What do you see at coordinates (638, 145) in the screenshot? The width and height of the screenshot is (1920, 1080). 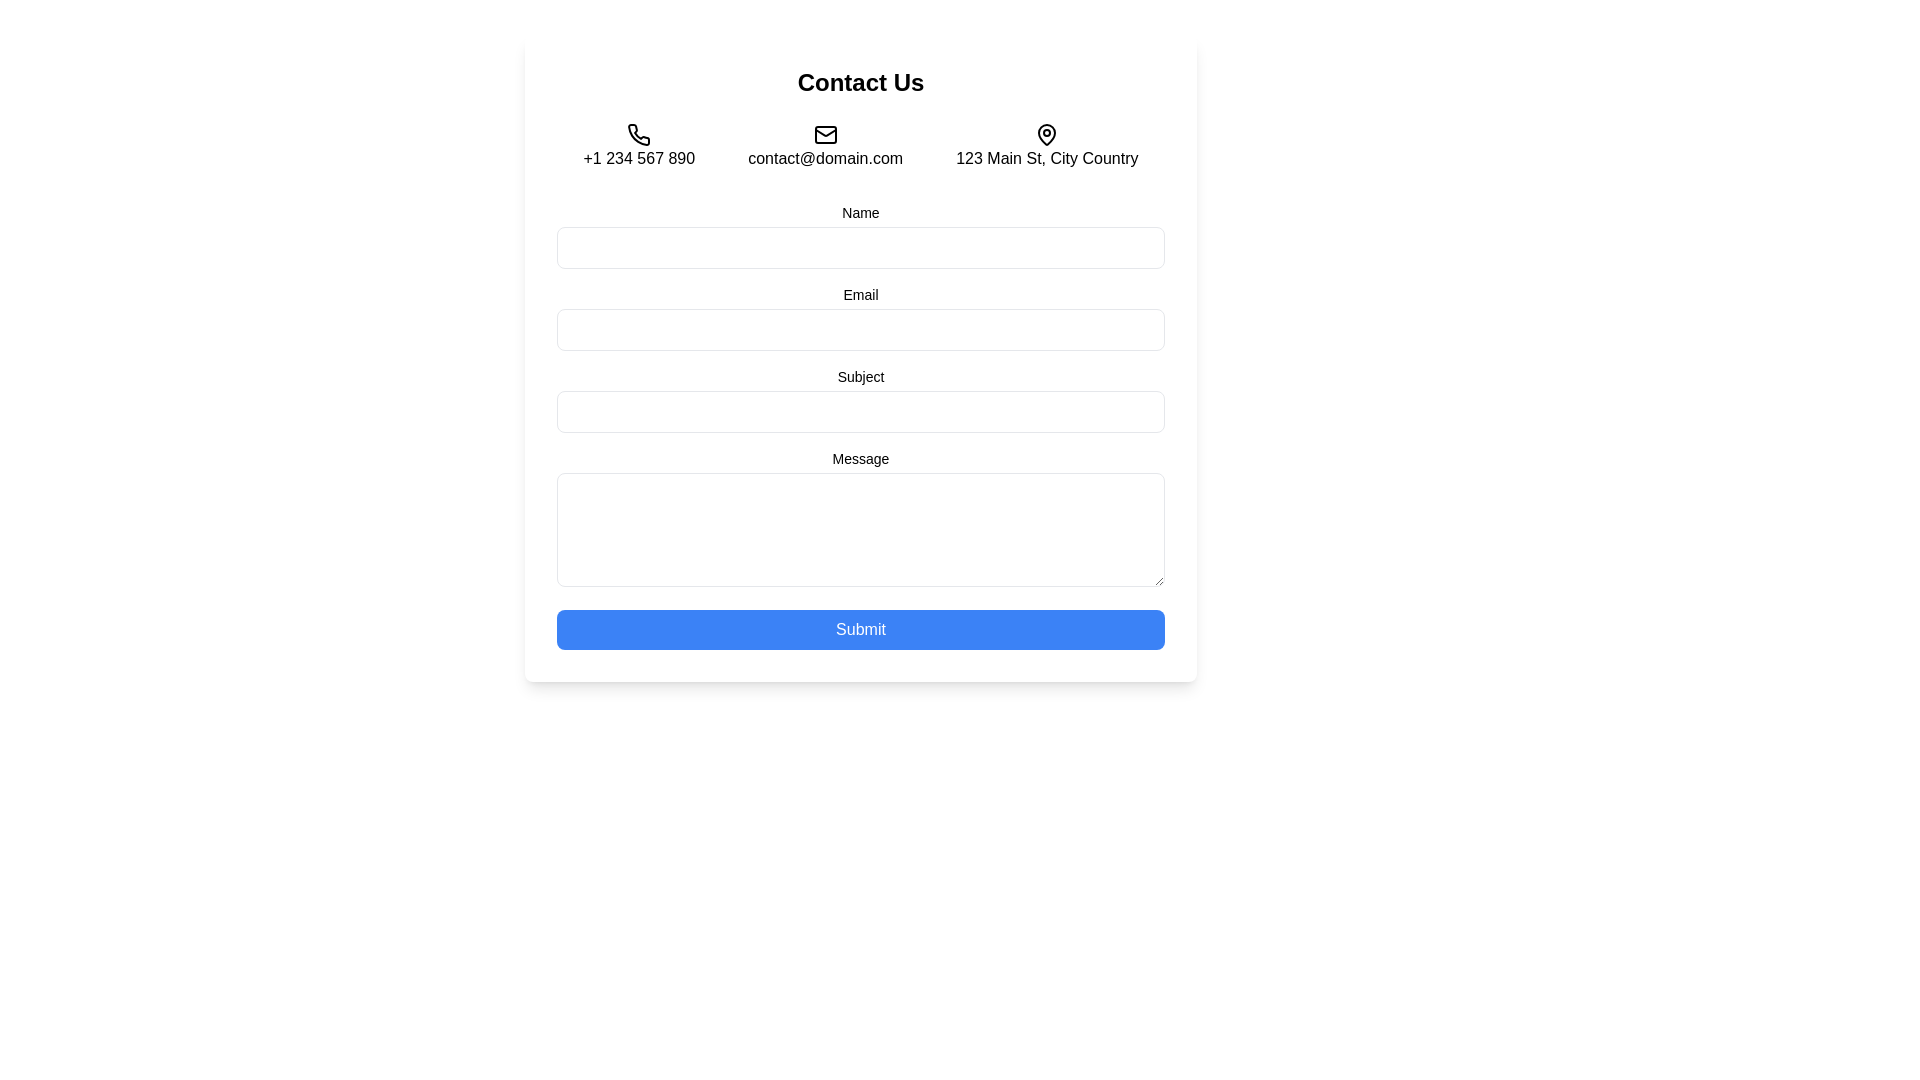 I see `the contact phone number text with accompanying icon located under the 'Contact Us' heading` at bounding box center [638, 145].